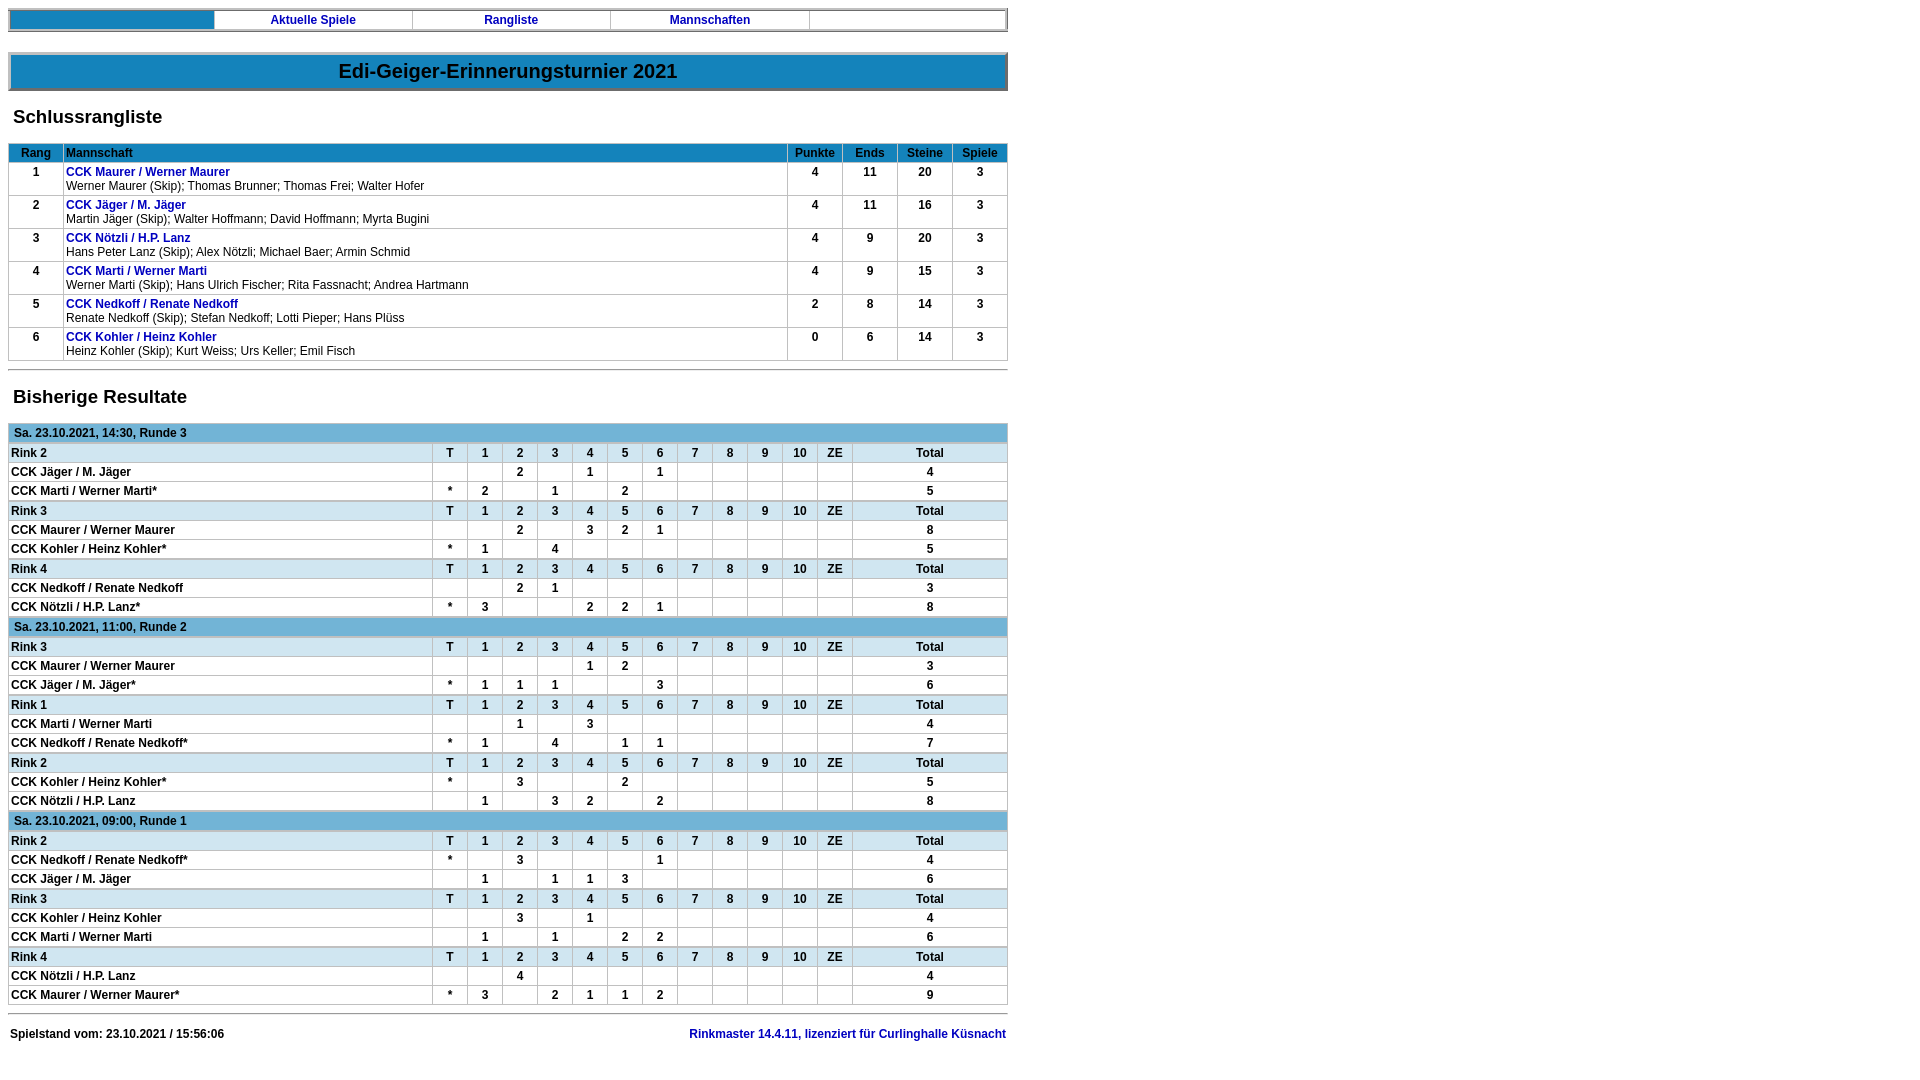 Image resolution: width=1920 pixels, height=1080 pixels. I want to click on 'Aktuelle Spiele', so click(311, 19).